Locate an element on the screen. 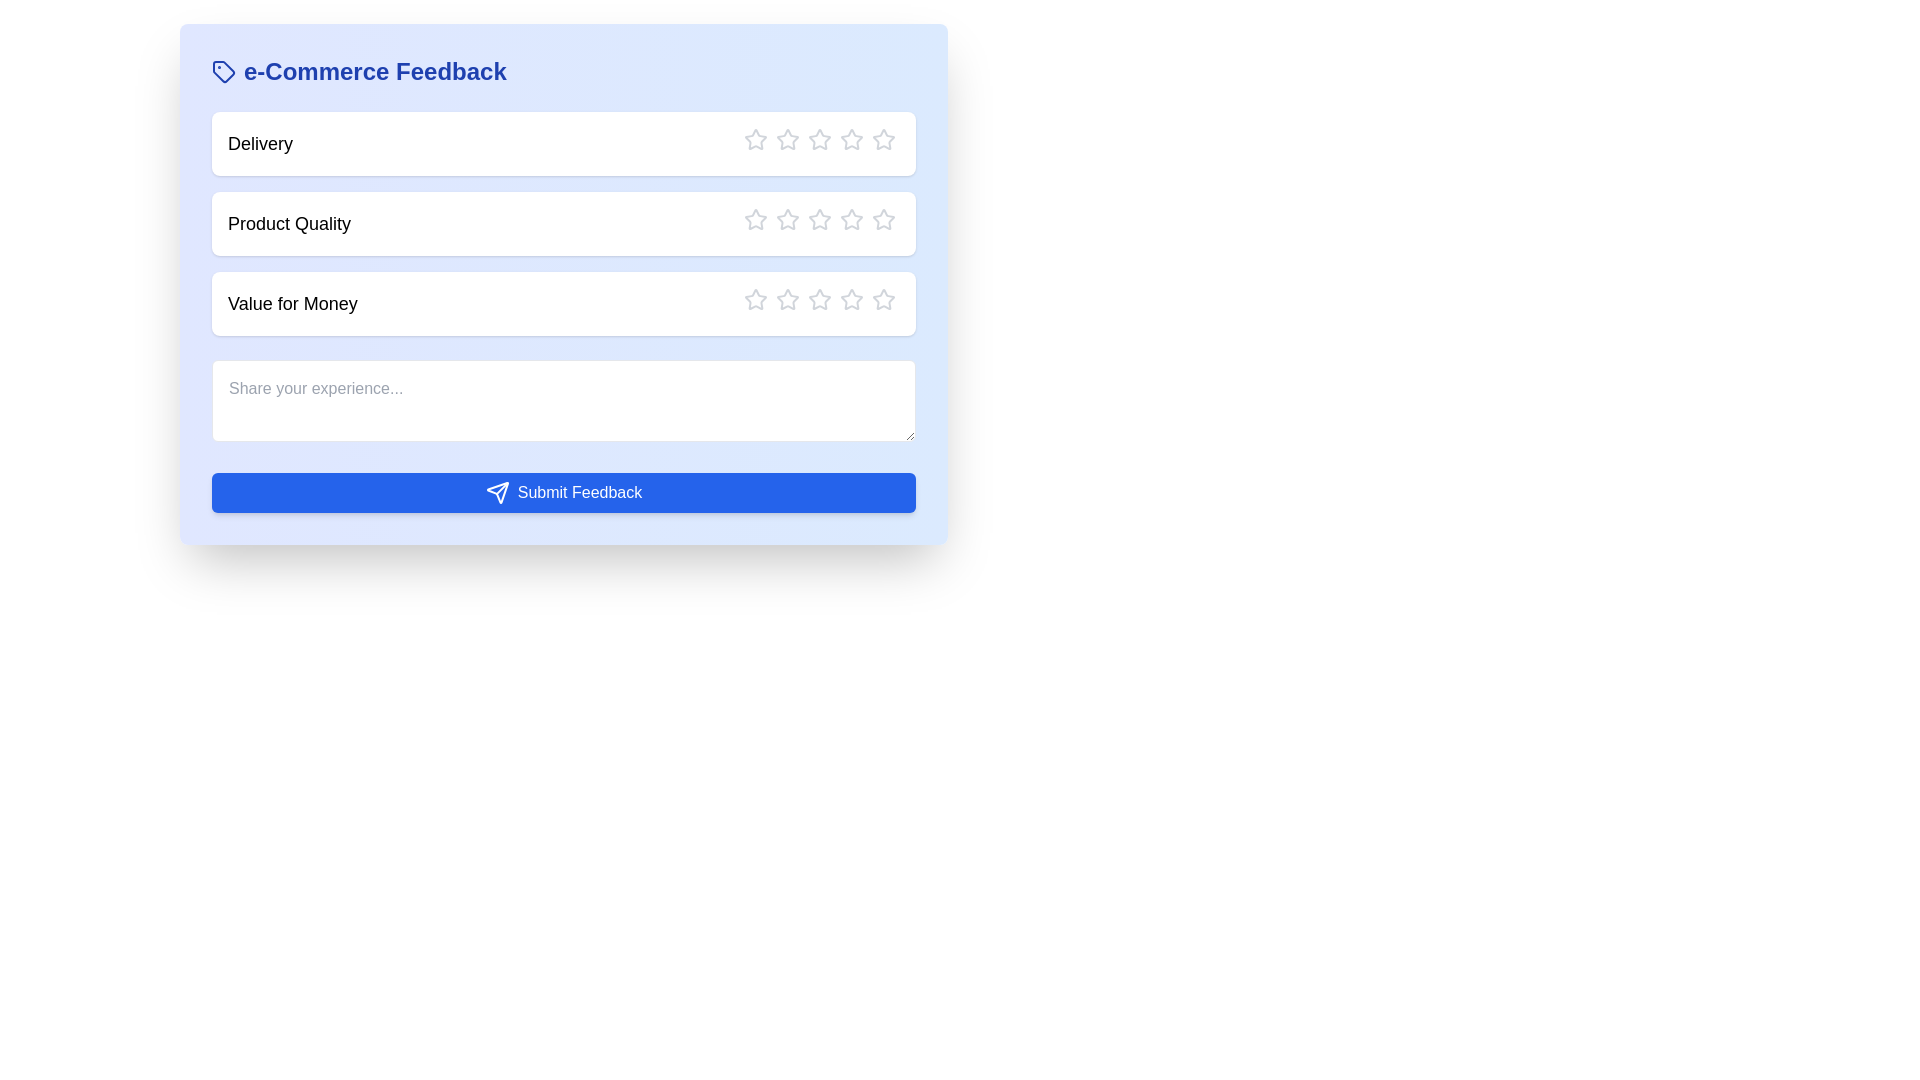 This screenshot has width=1920, height=1080. the star corresponding to the rating 5 for the category Product Quality is located at coordinates (872, 219).